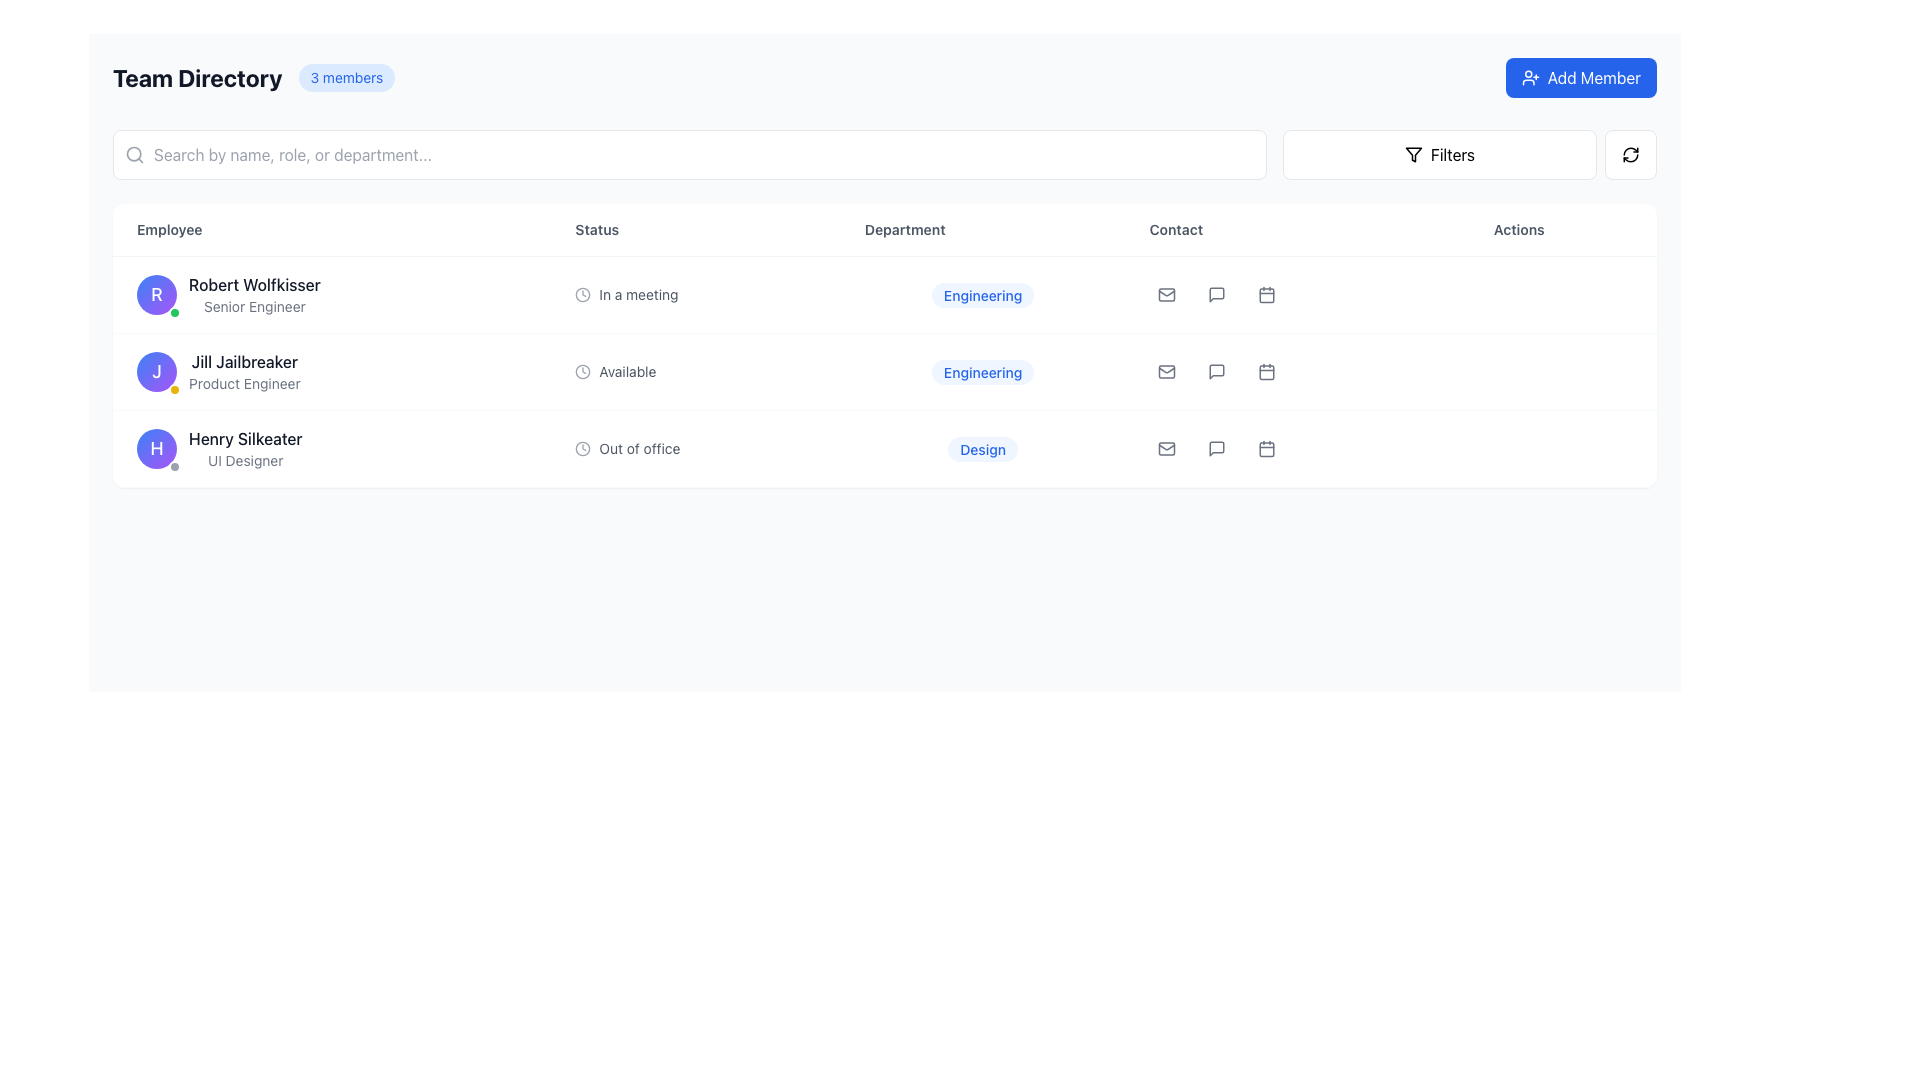 This screenshot has height=1080, width=1920. Describe the element at coordinates (883, 447) in the screenshot. I see `the icons for specific actions in the third row of the team directory interface, which includes user information and contact options` at that location.